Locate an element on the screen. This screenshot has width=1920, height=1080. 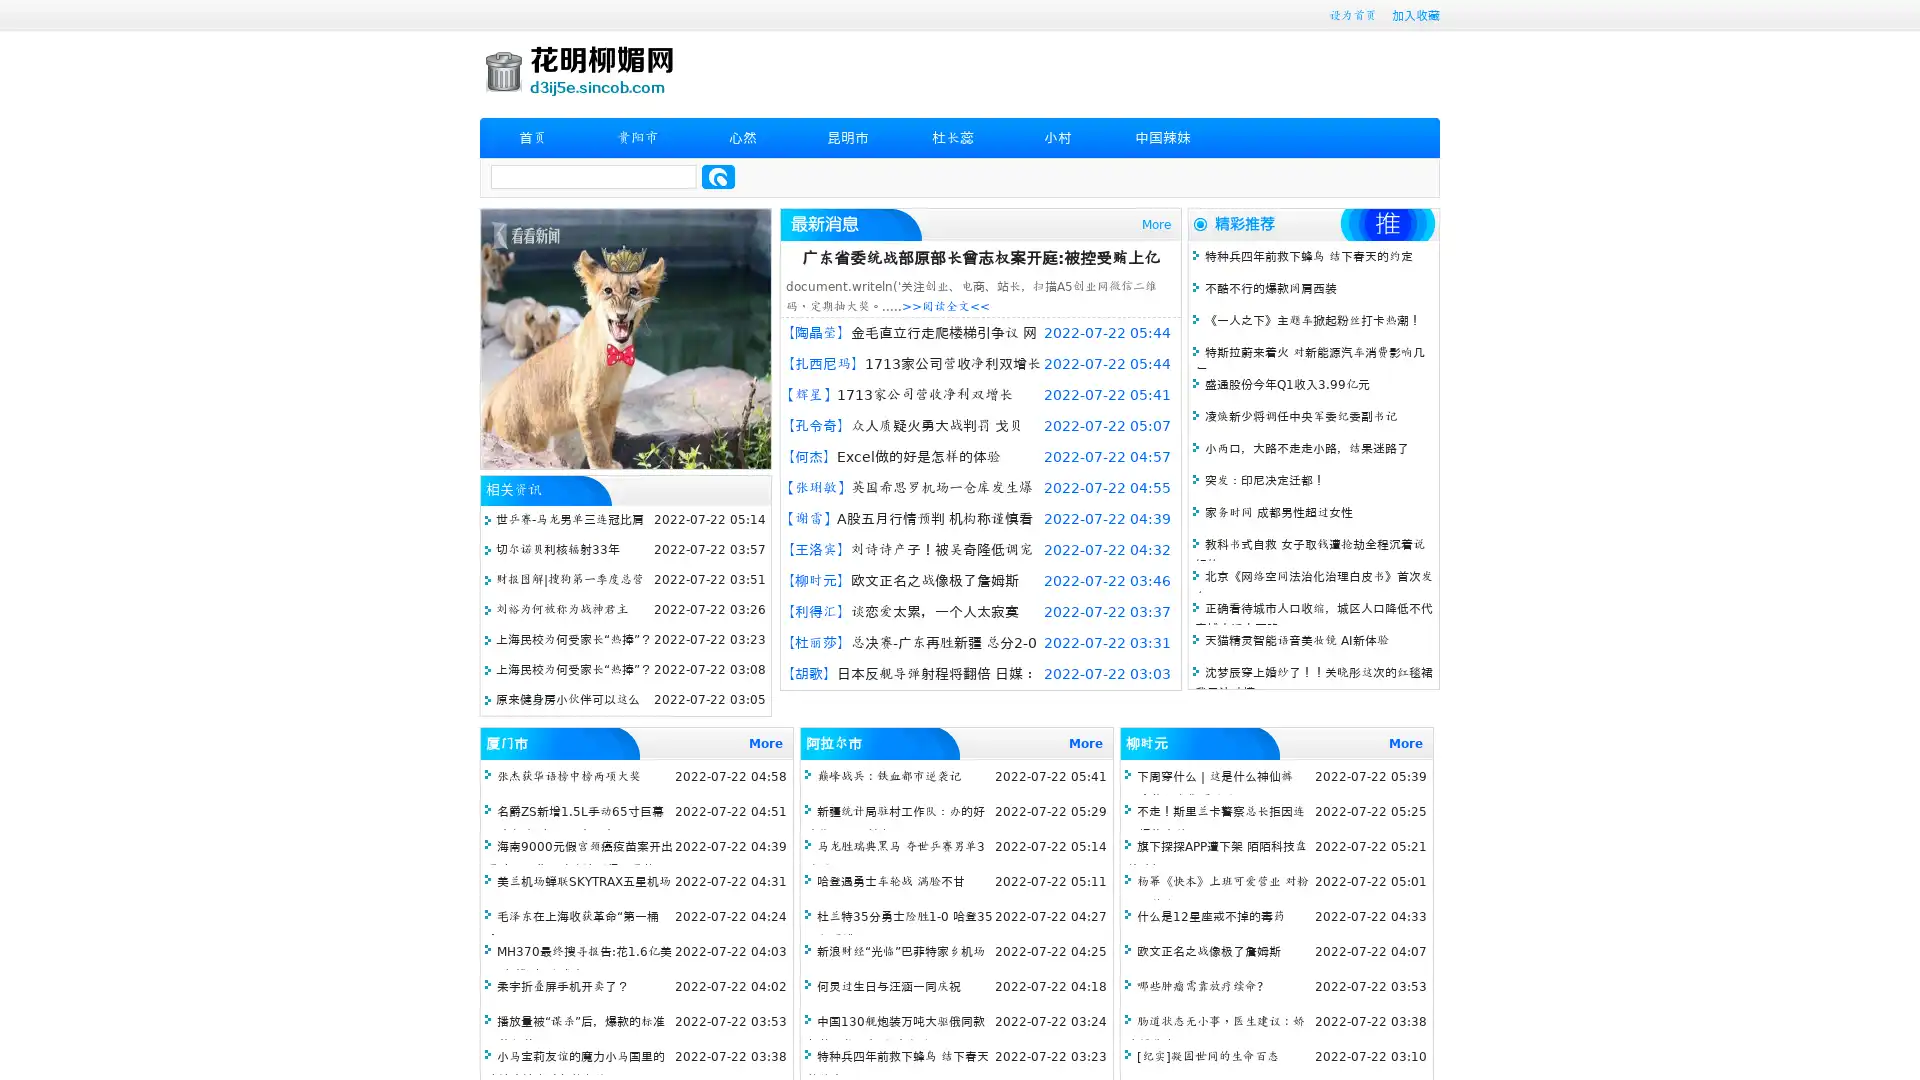
Search is located at coordinates (718, 176).